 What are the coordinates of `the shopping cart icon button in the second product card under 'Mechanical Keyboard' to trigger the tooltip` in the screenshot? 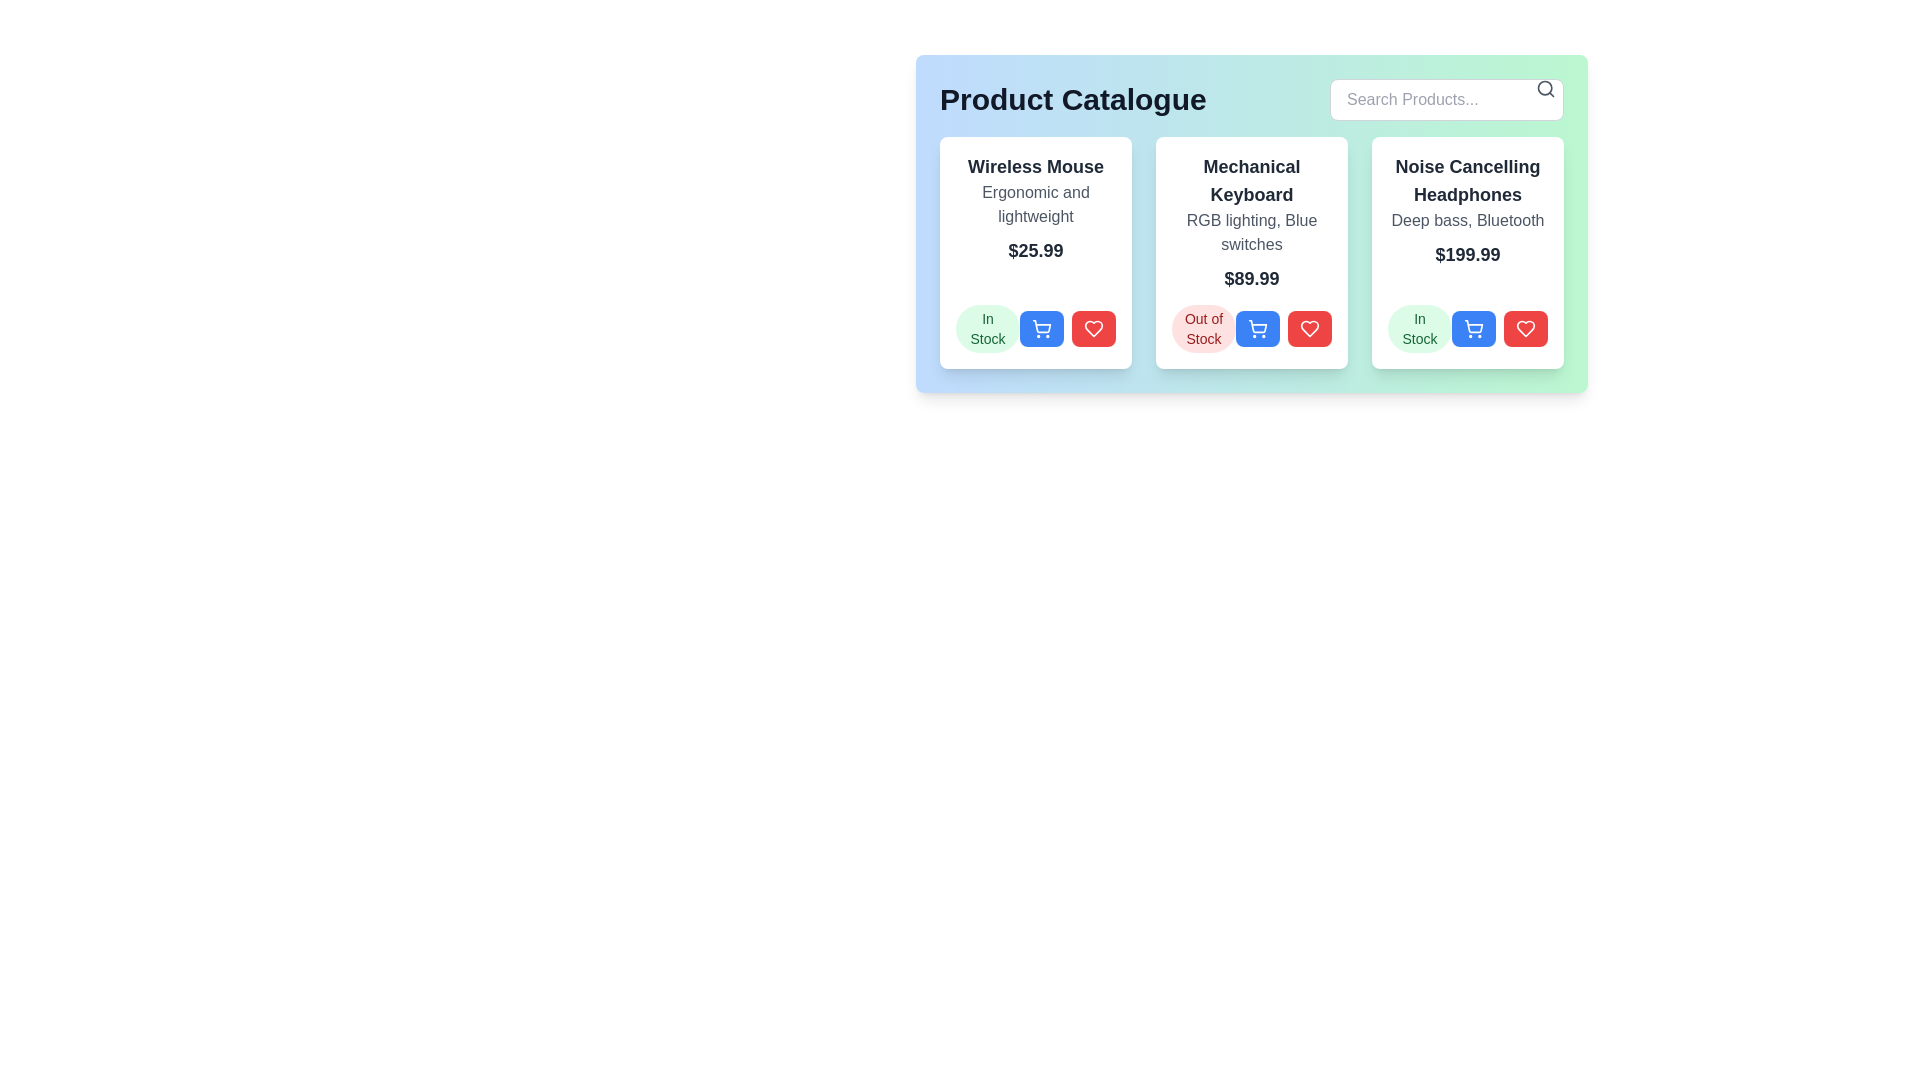 It's located at (1256, 327).